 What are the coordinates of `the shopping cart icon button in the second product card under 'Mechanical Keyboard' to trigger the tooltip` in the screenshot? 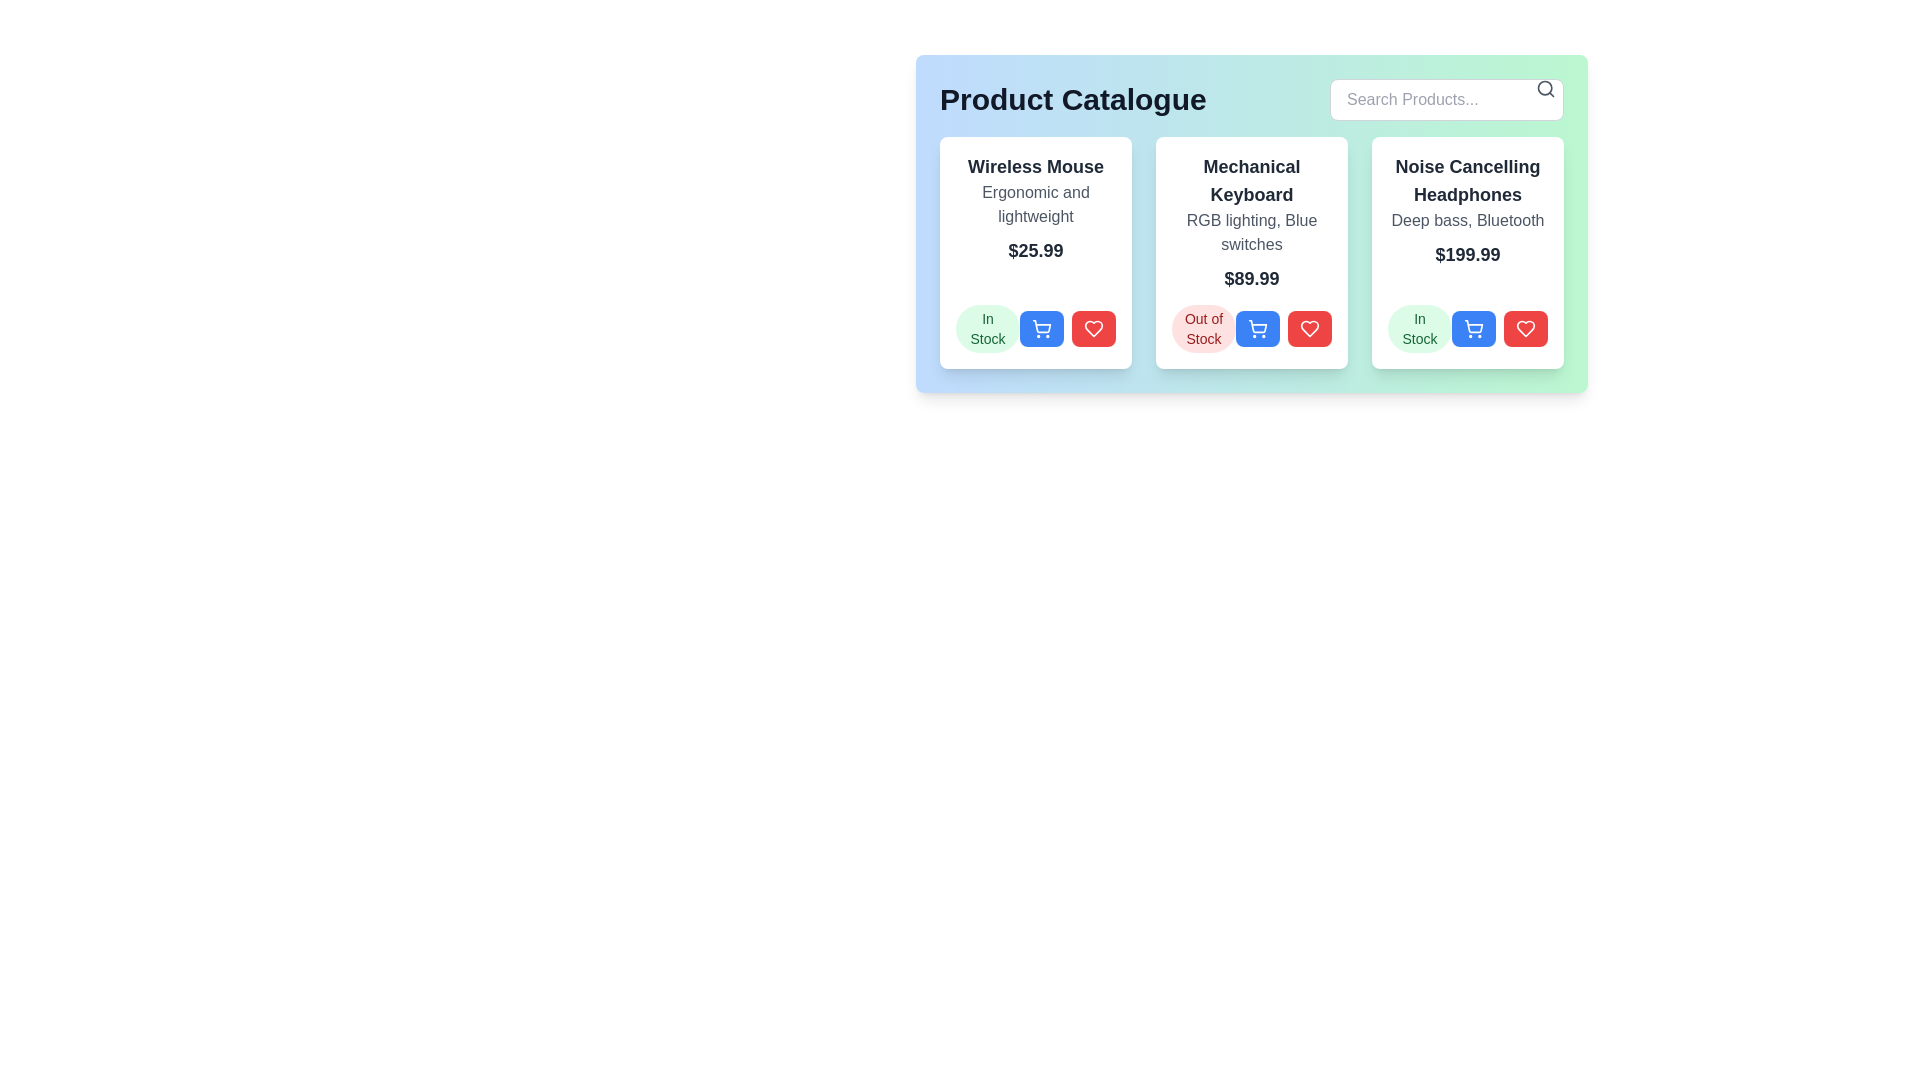 It's located at (1256, 327).